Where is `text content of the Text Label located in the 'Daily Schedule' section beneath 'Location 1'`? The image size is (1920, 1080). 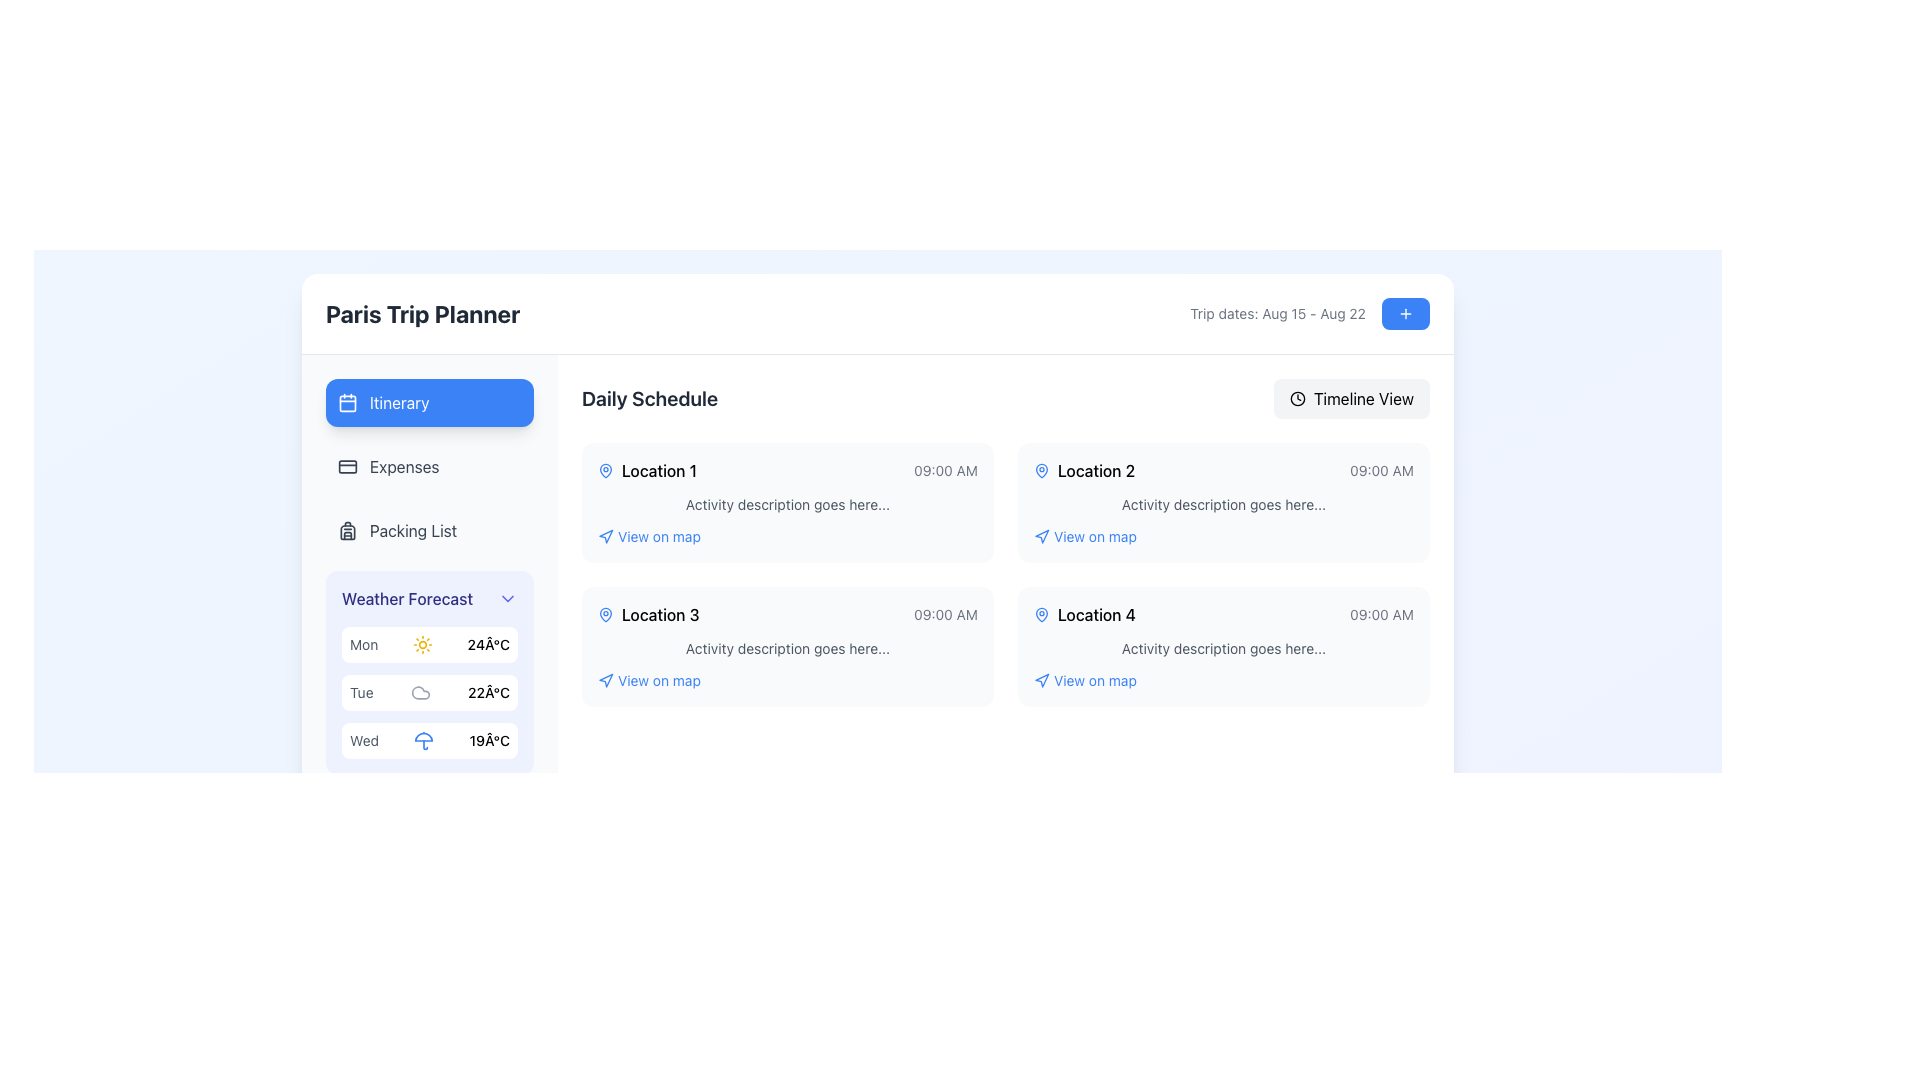 text content of the Text Label located in the 'Daily Schedule' section beneath 'Location 1' is located at coordinates (660, 613).